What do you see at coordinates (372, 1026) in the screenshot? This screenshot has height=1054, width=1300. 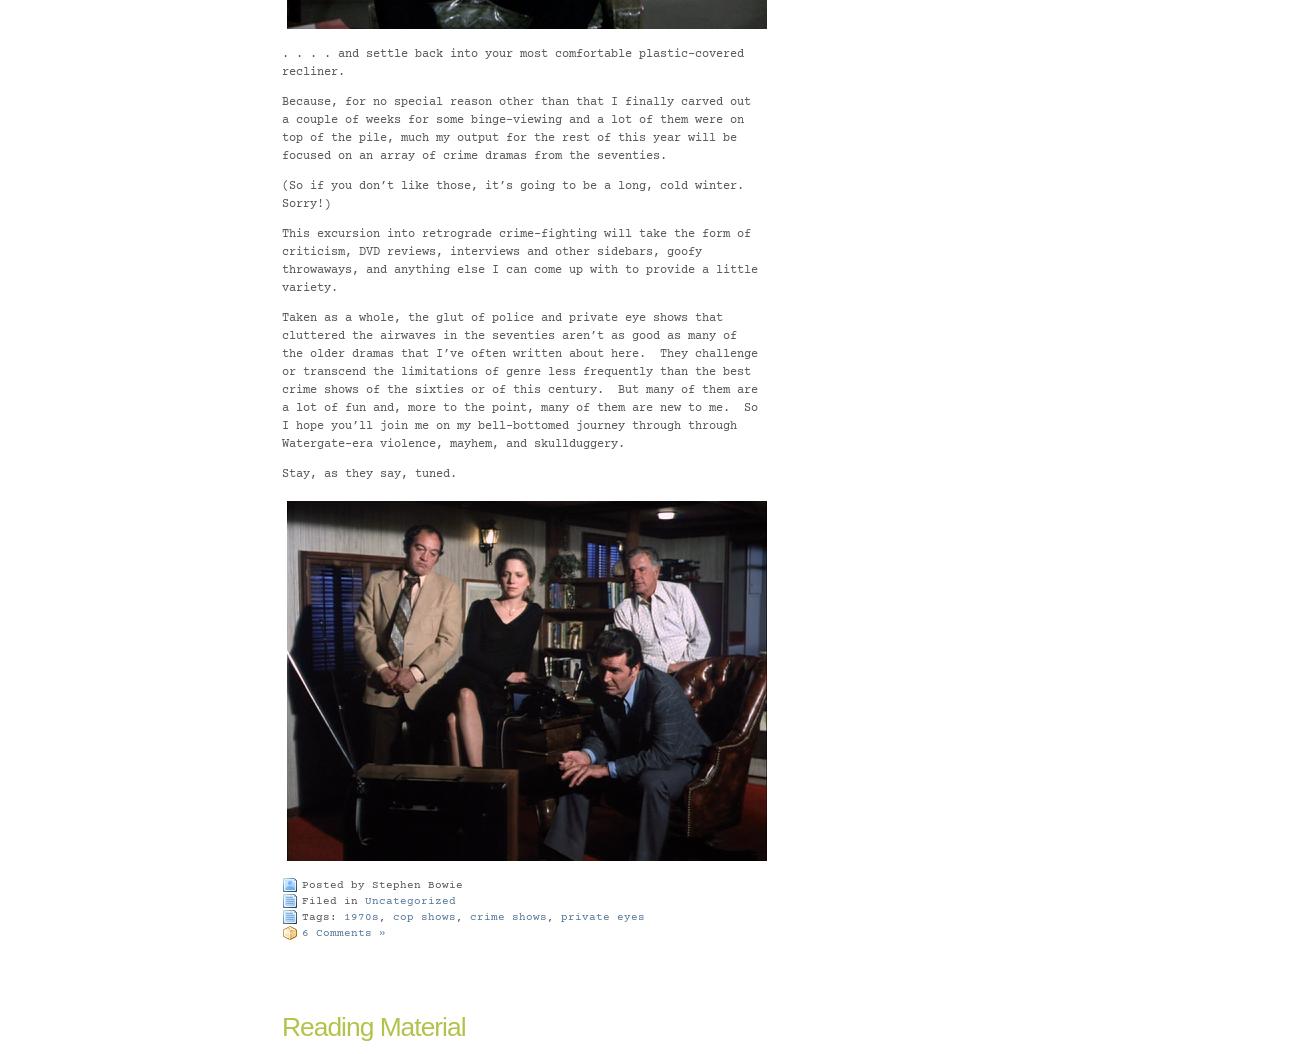 I see `'Reading Material'` at bounding box center [372, 1026].